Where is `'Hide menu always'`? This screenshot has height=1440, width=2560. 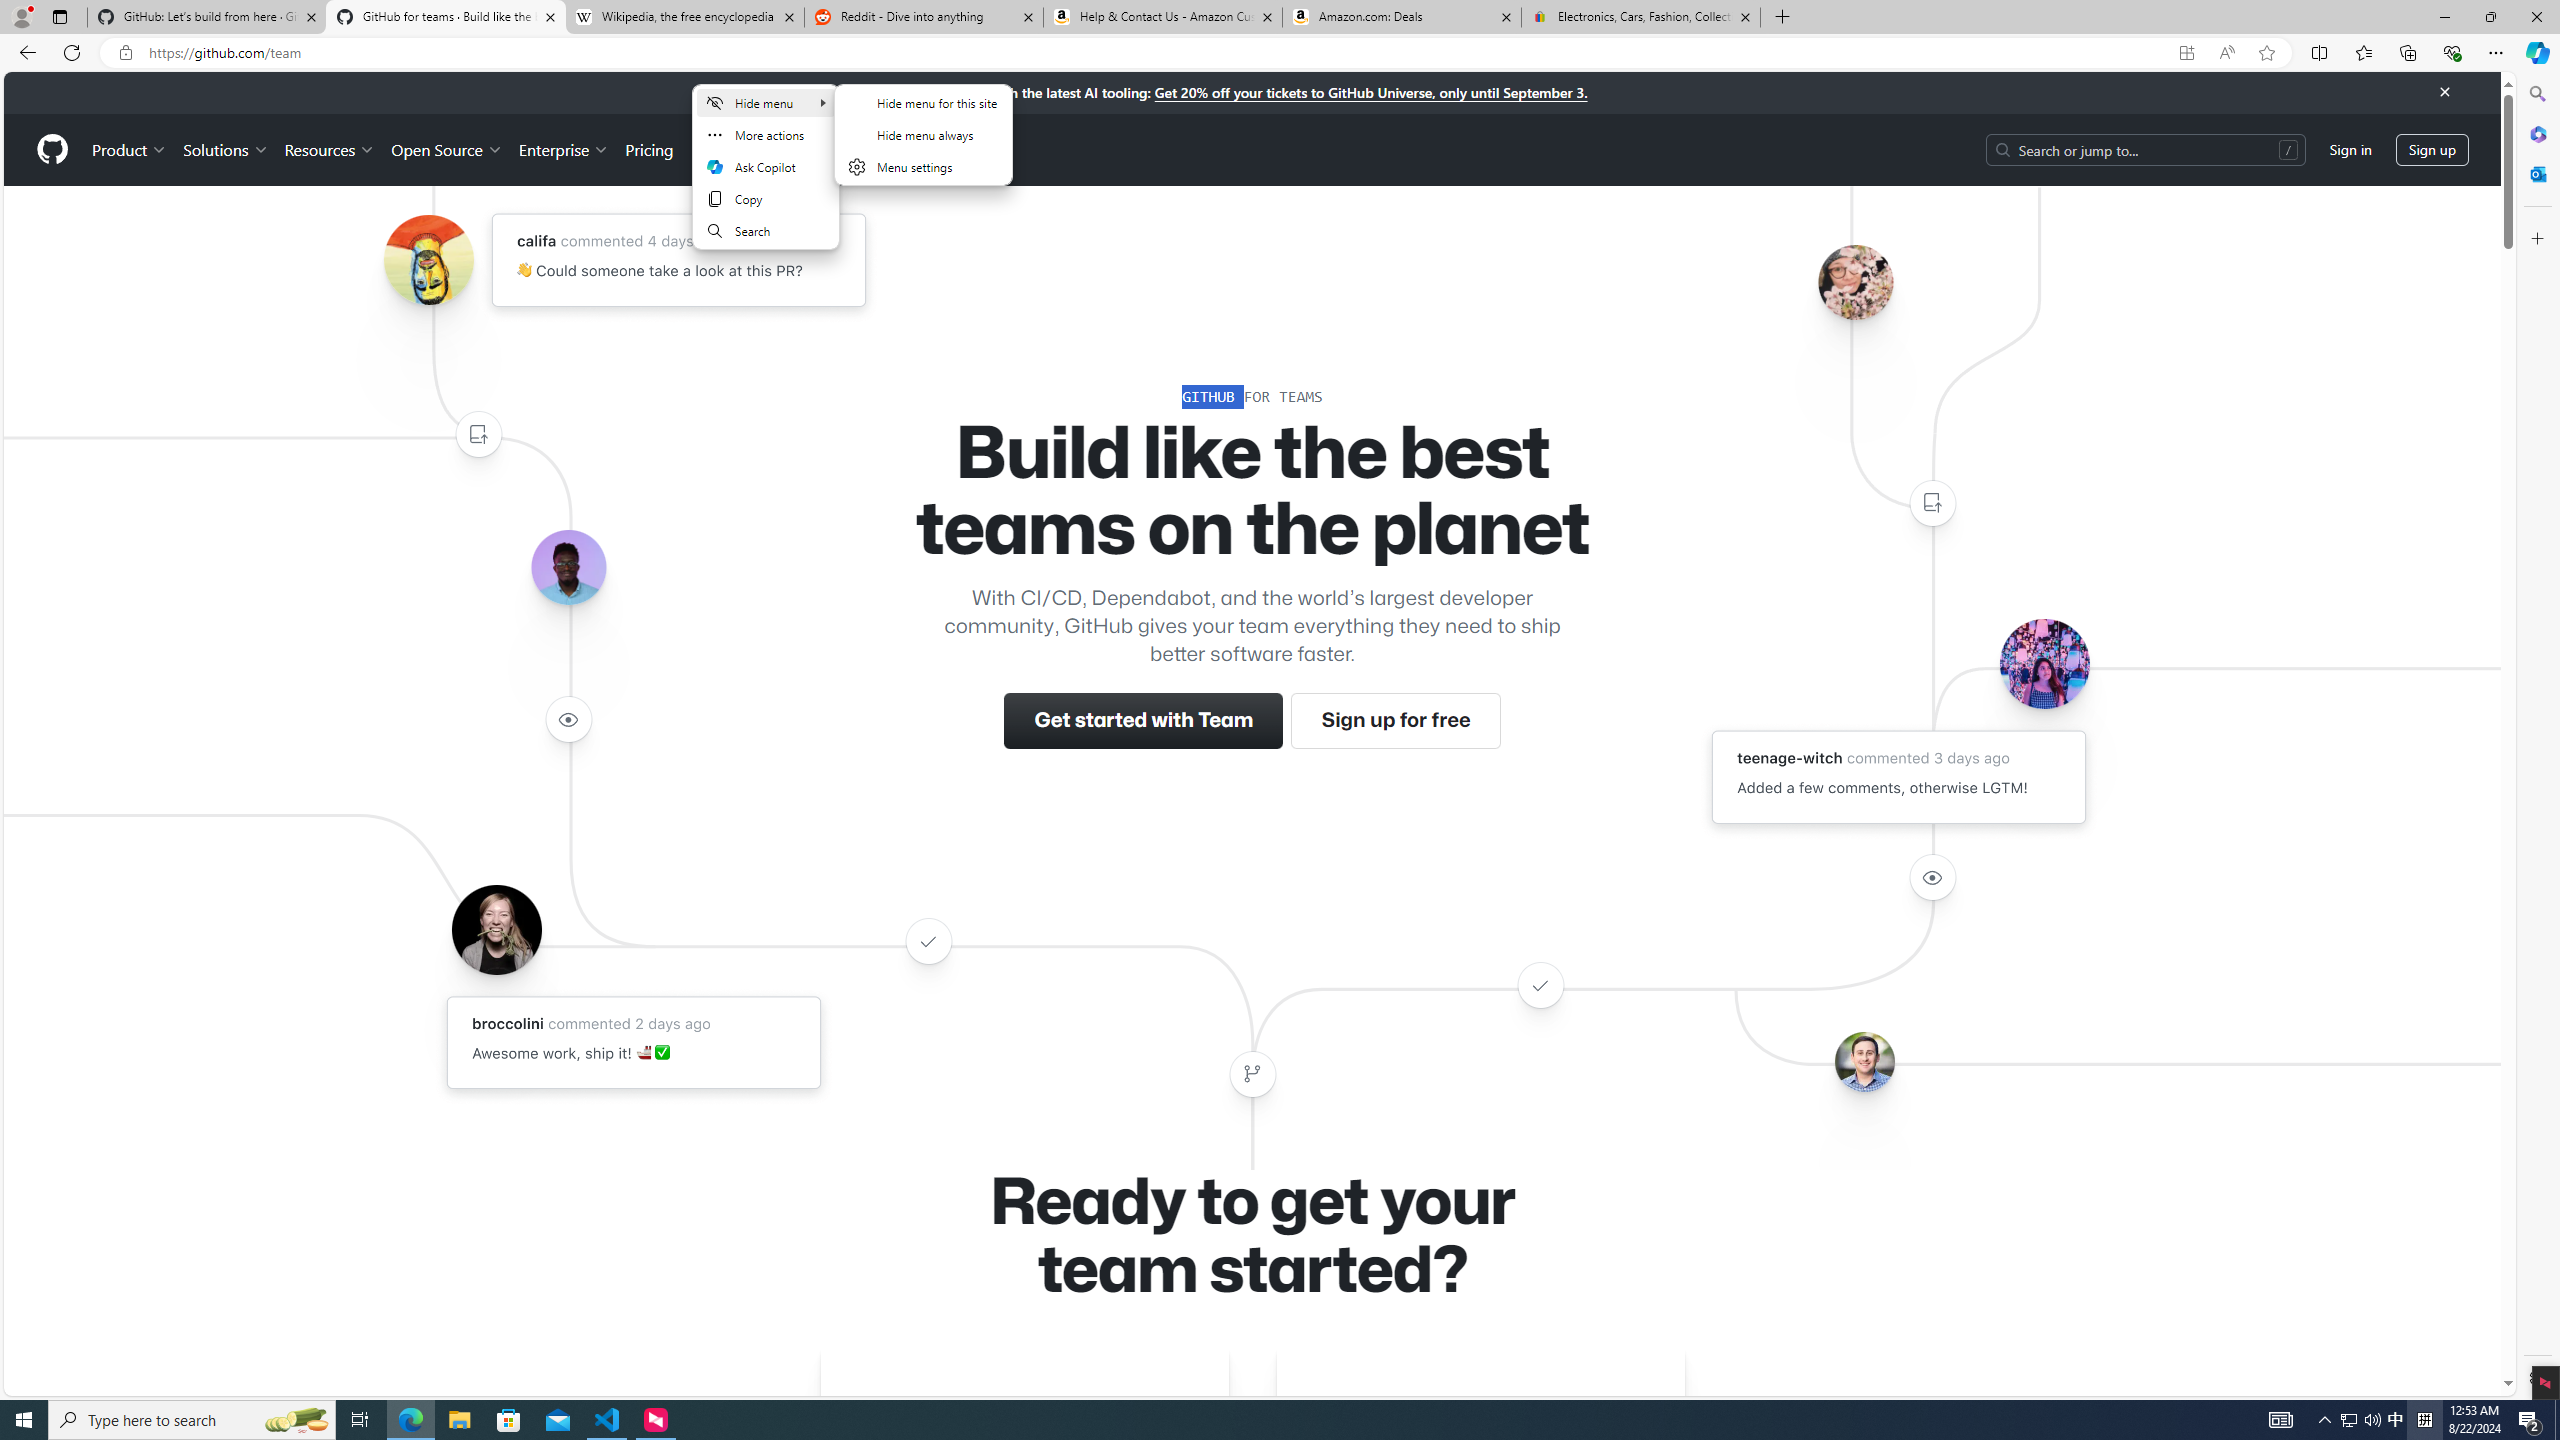
'Hide menu always' is located at coordinates (921, 134).